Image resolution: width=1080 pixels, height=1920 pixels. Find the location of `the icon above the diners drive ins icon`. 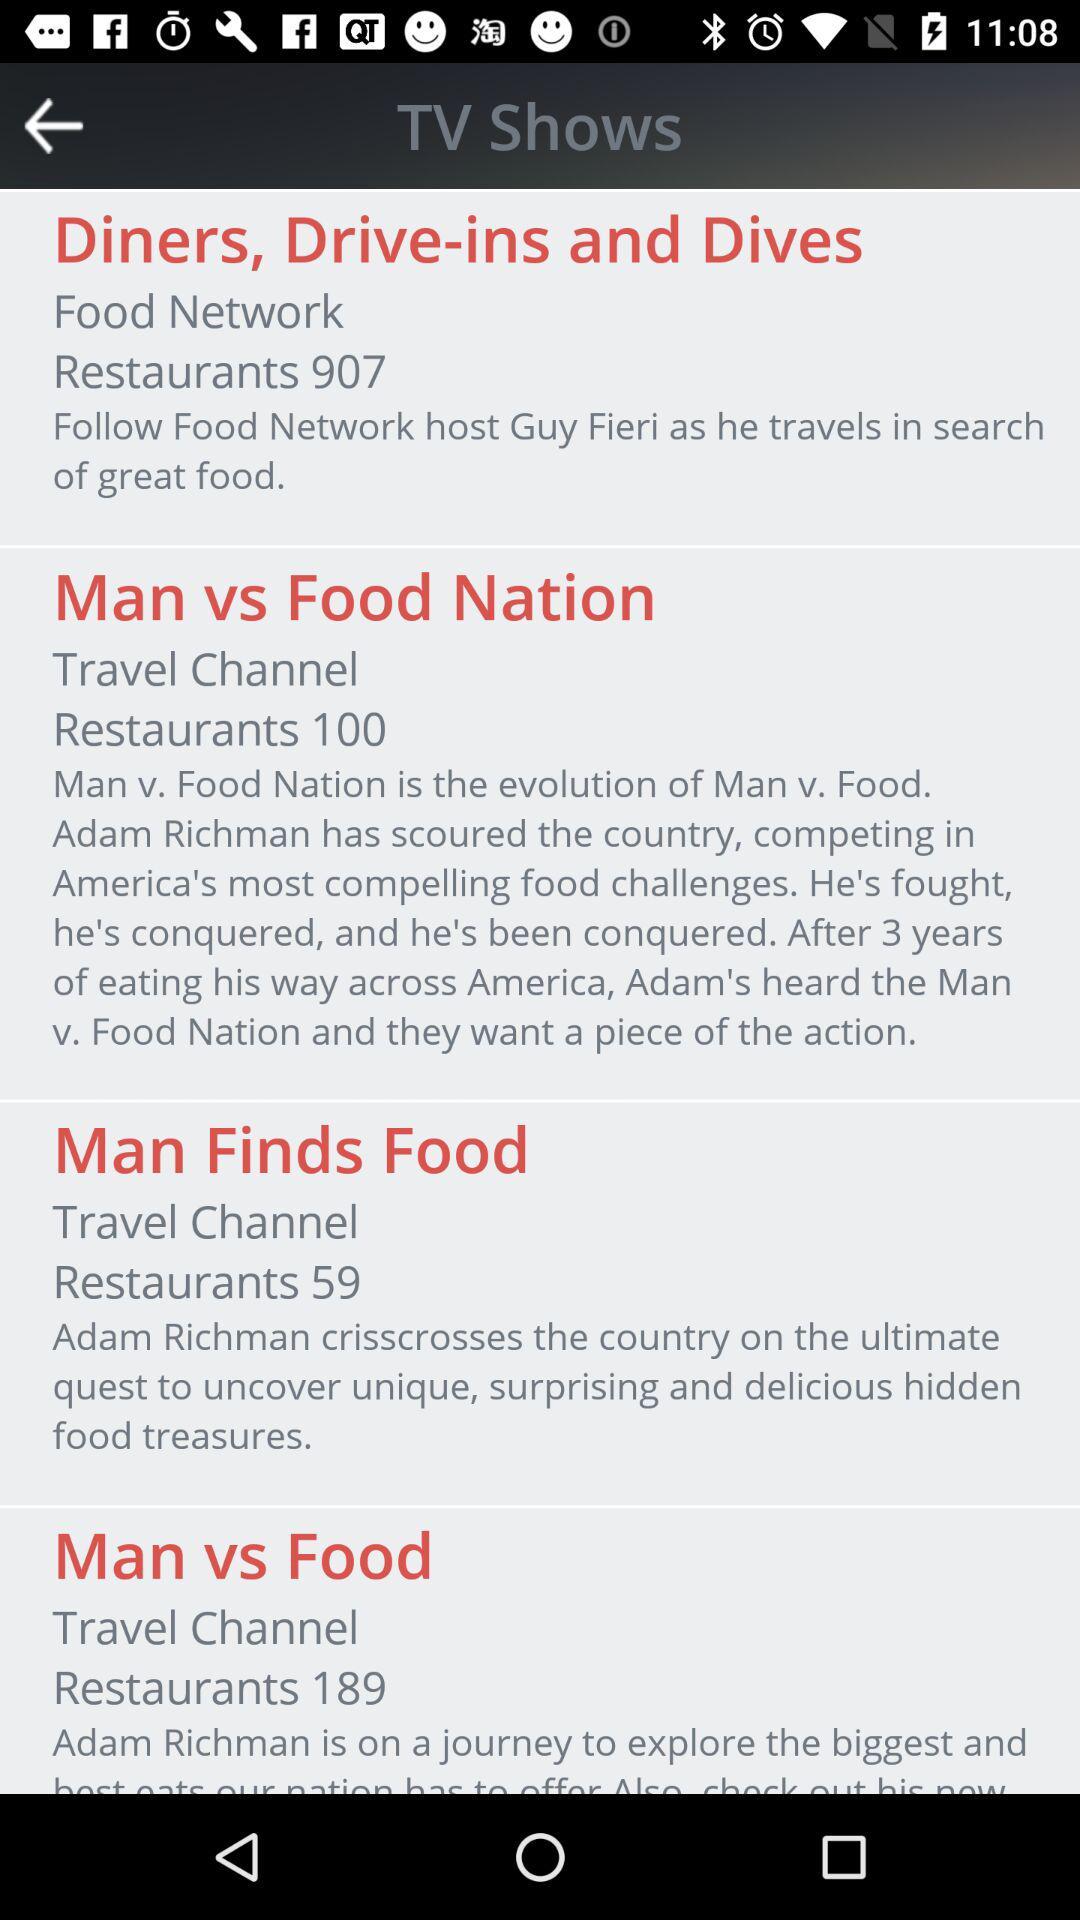

the icon above the diners drive ins icon is located at coordinates (540, 124).